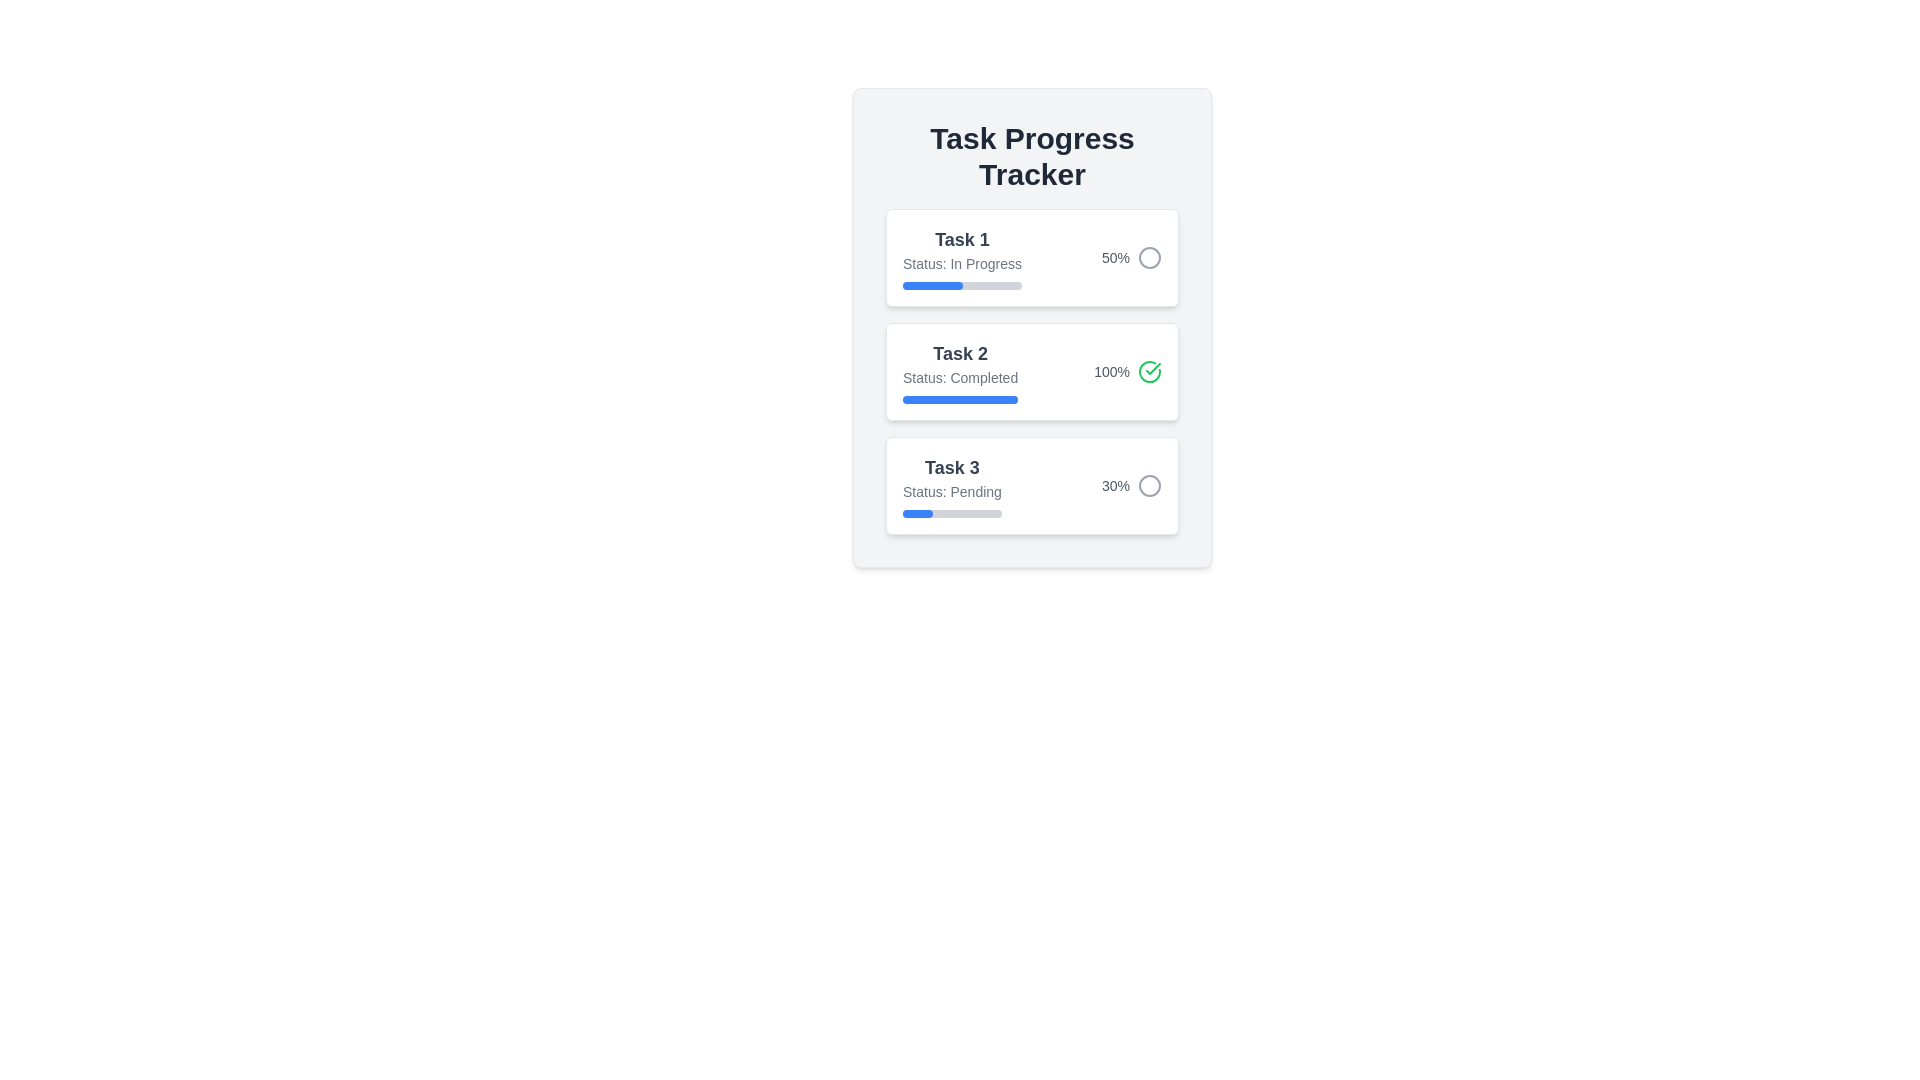 The height and width of the screenshot is (1080, 1920). What do you see at coordinates (1150, 486) in the screenshot?
I see `circular hollow ring icon located within the 'Task 3' item, which is to the right of the '30%' text label in the 'Status: Pending' section` at bounding box center [1150, 486].